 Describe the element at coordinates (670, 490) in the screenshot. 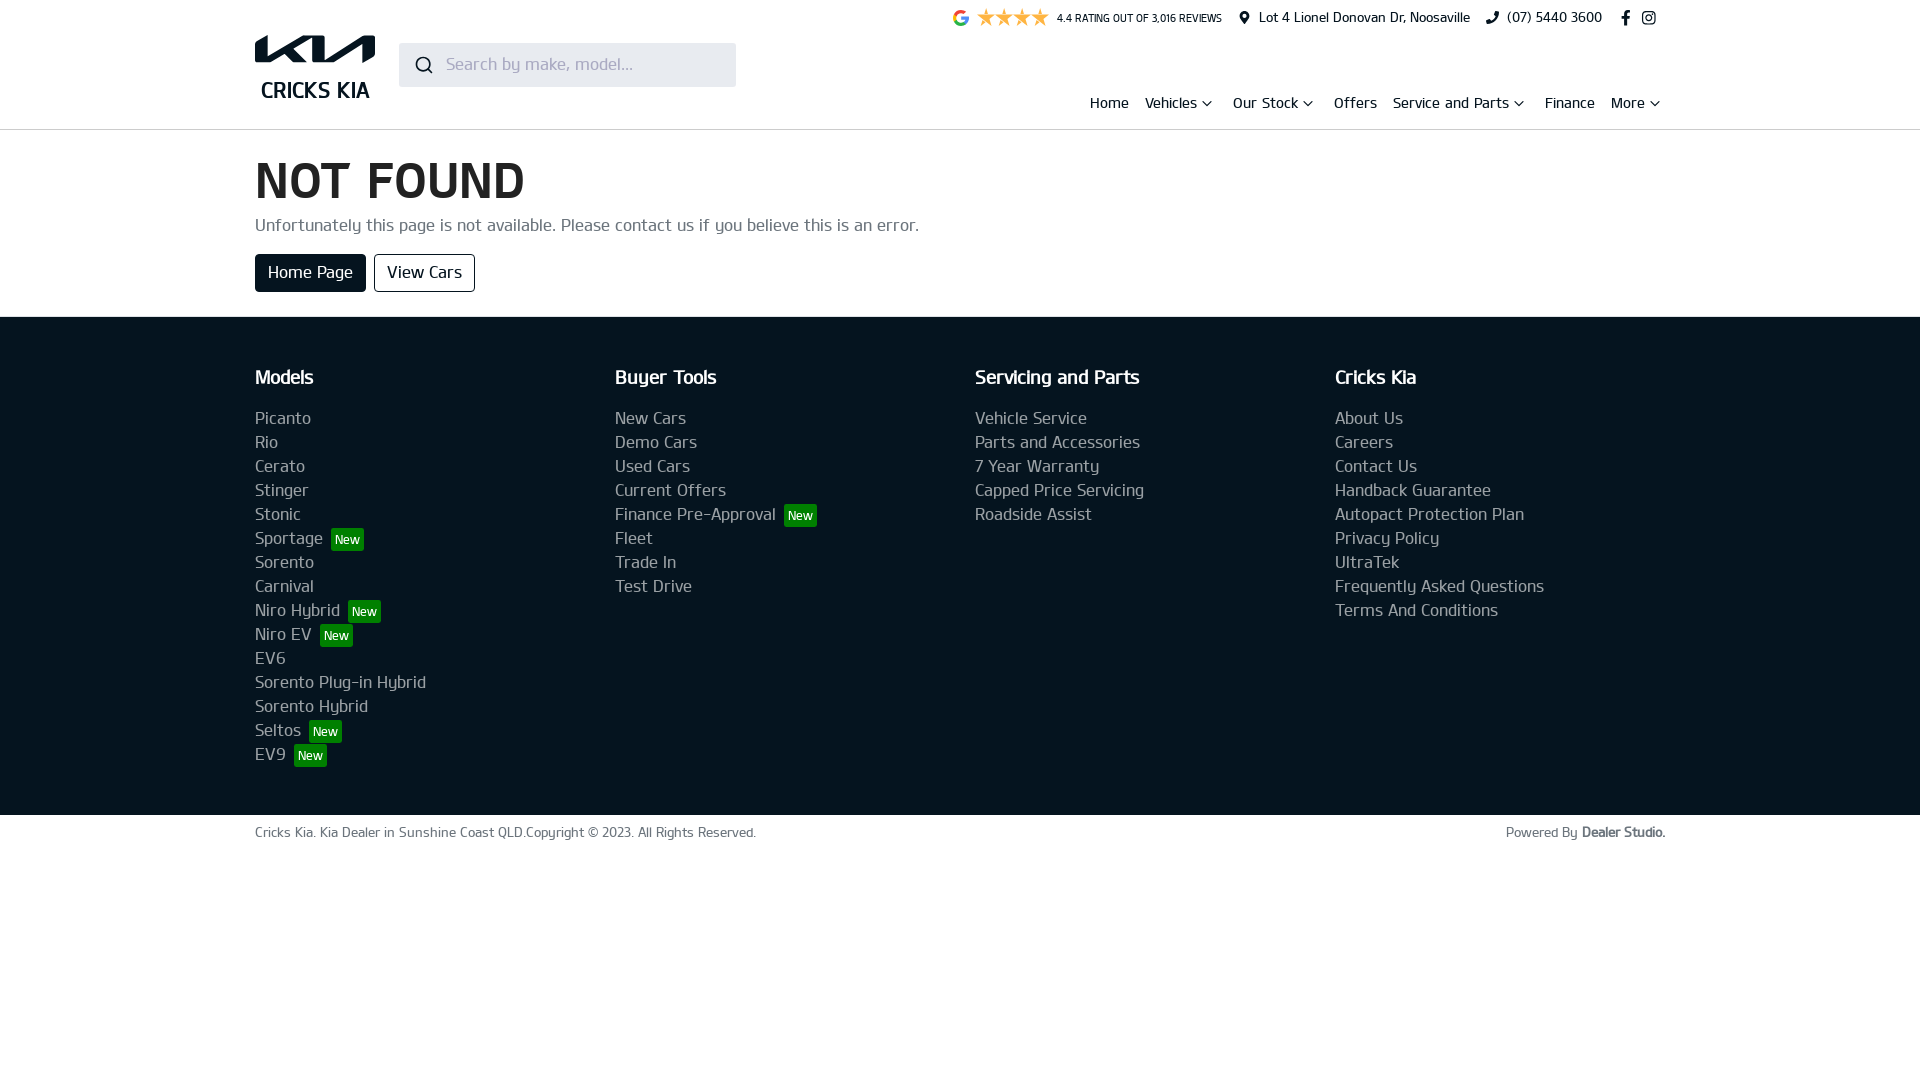

I see `'Current Offers'` at that location.